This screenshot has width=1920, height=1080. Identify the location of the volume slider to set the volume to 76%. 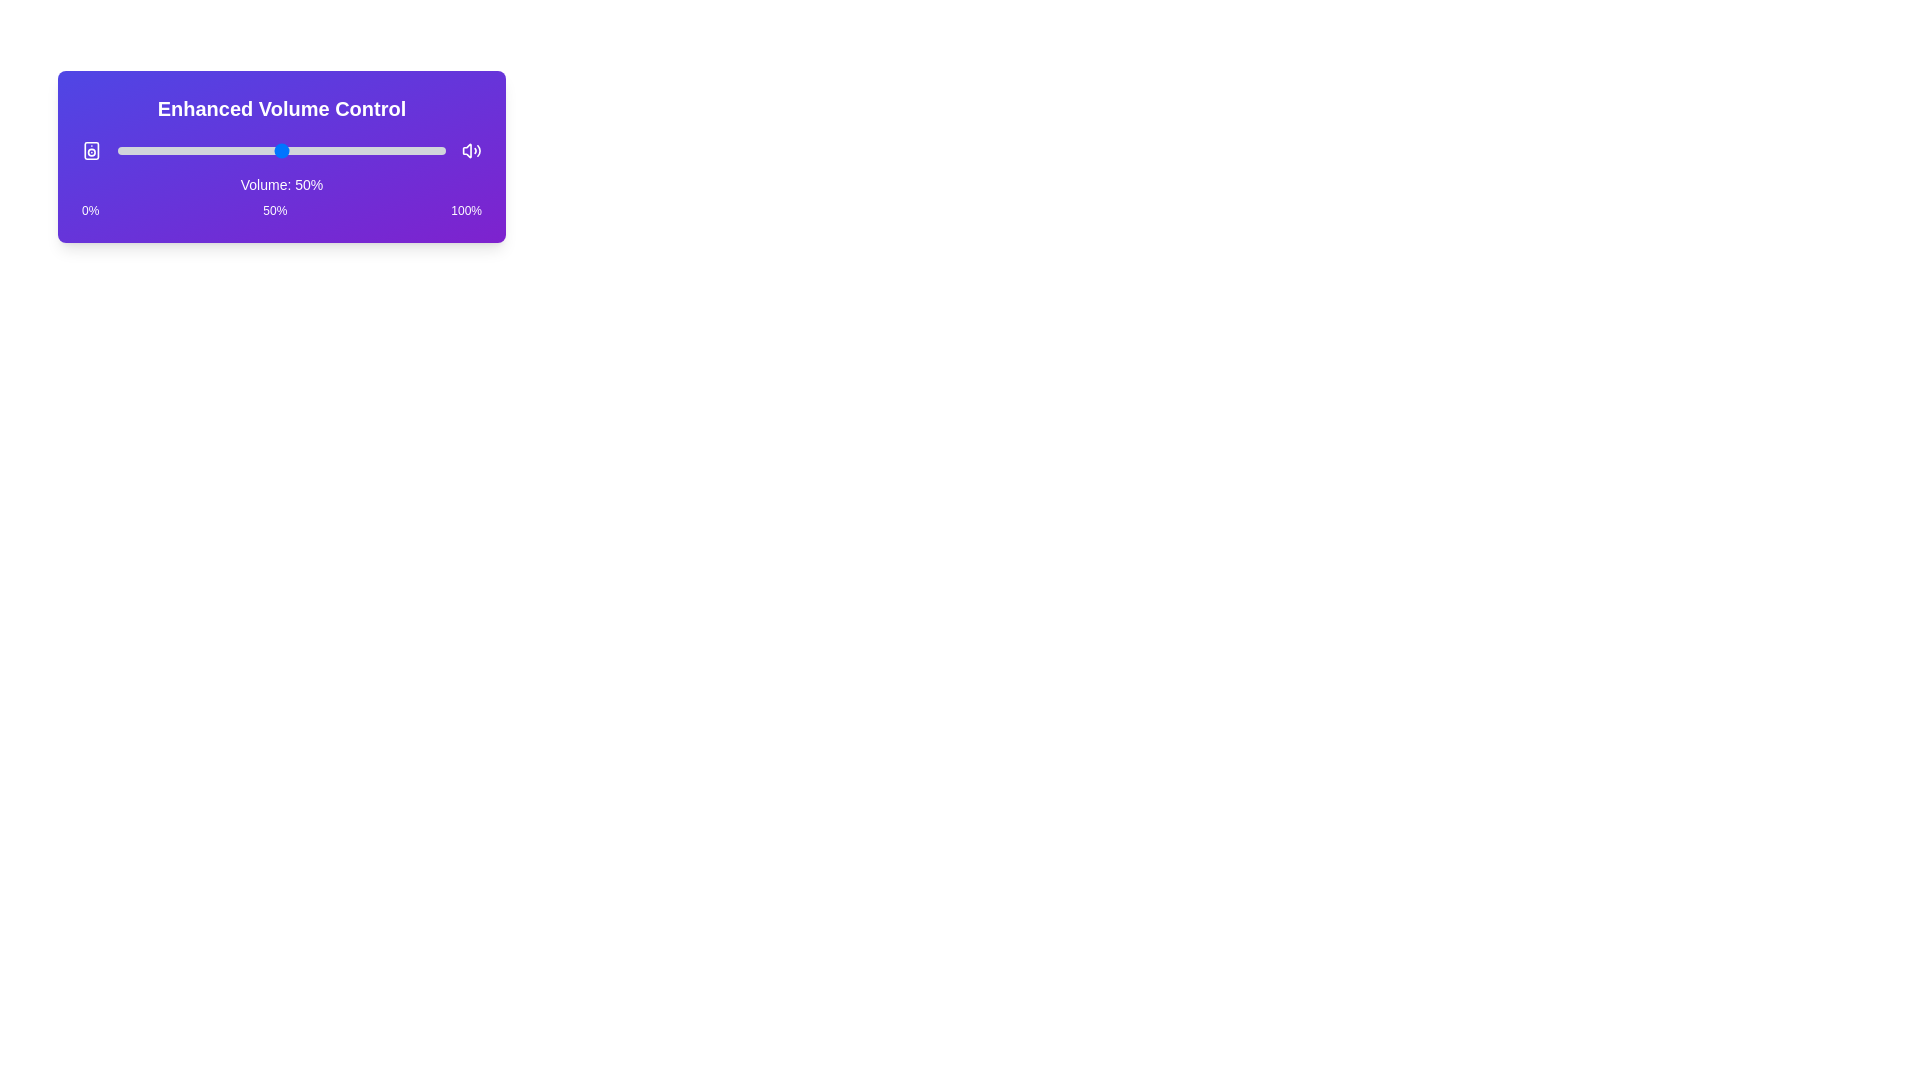
(367, 149).